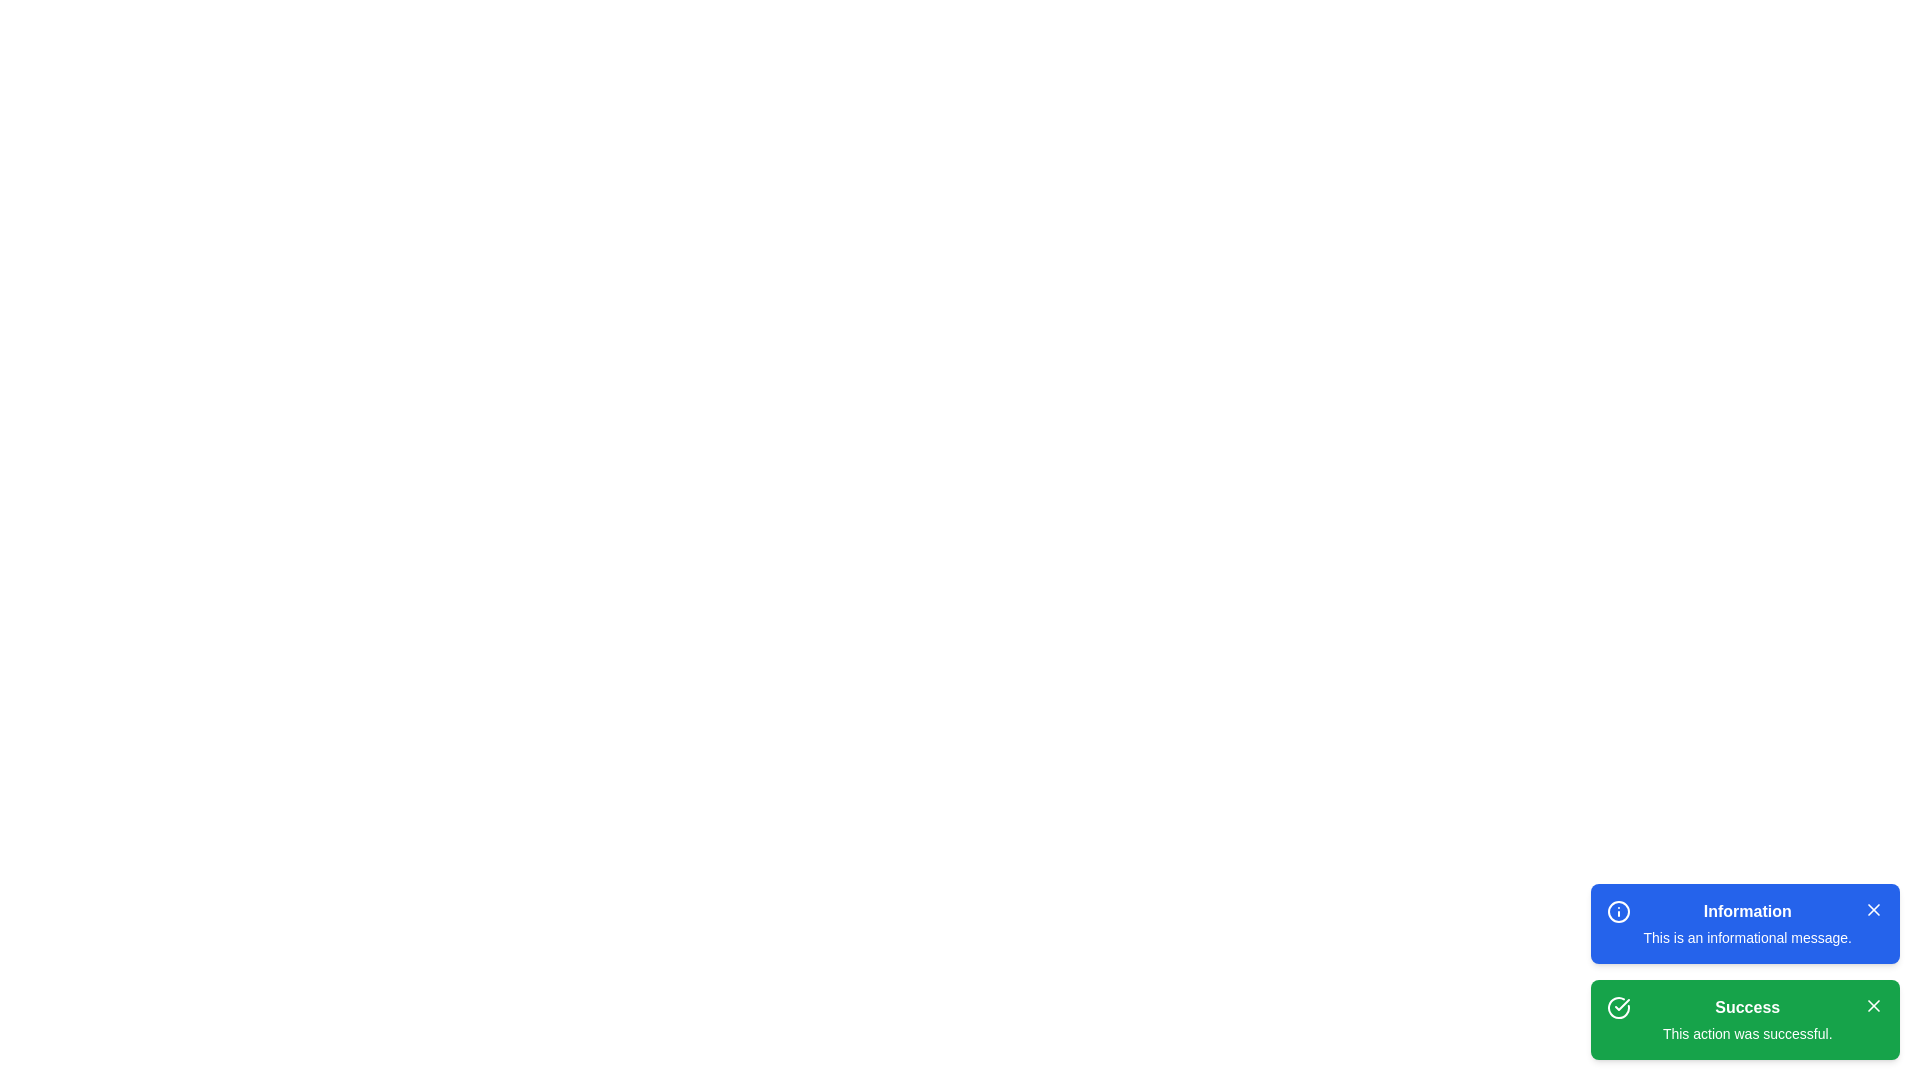  What do you see at coordinates (1746, 1019) in the screenshot?
I see `the text field displaying the message 'Success This action was successful.' which is located in the lower green notification box, positioned centrally to the right of a check mark icon and to the left of a close button` at bounding box center [1746, 1019].